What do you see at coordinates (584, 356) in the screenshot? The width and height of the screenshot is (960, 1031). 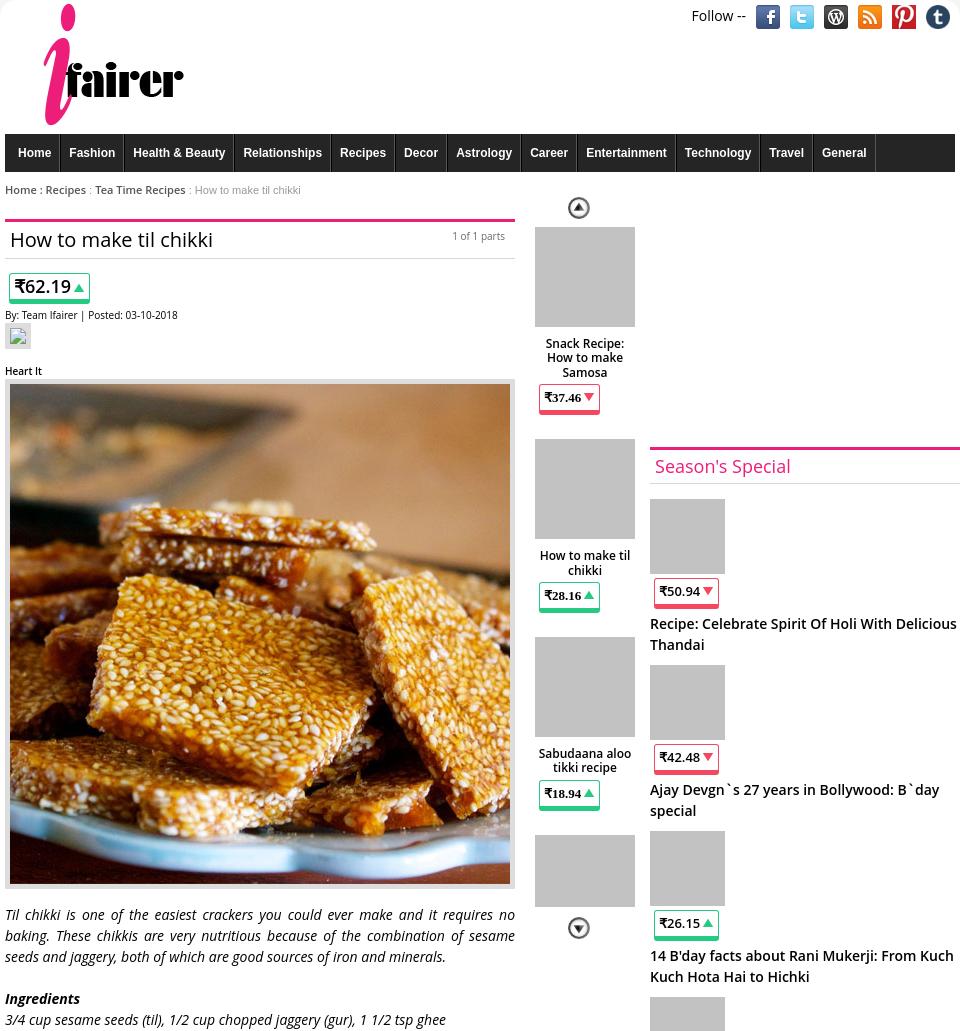 I see `'Snack Recipe: How to make Samosa'` at bounding box center [584, 356].